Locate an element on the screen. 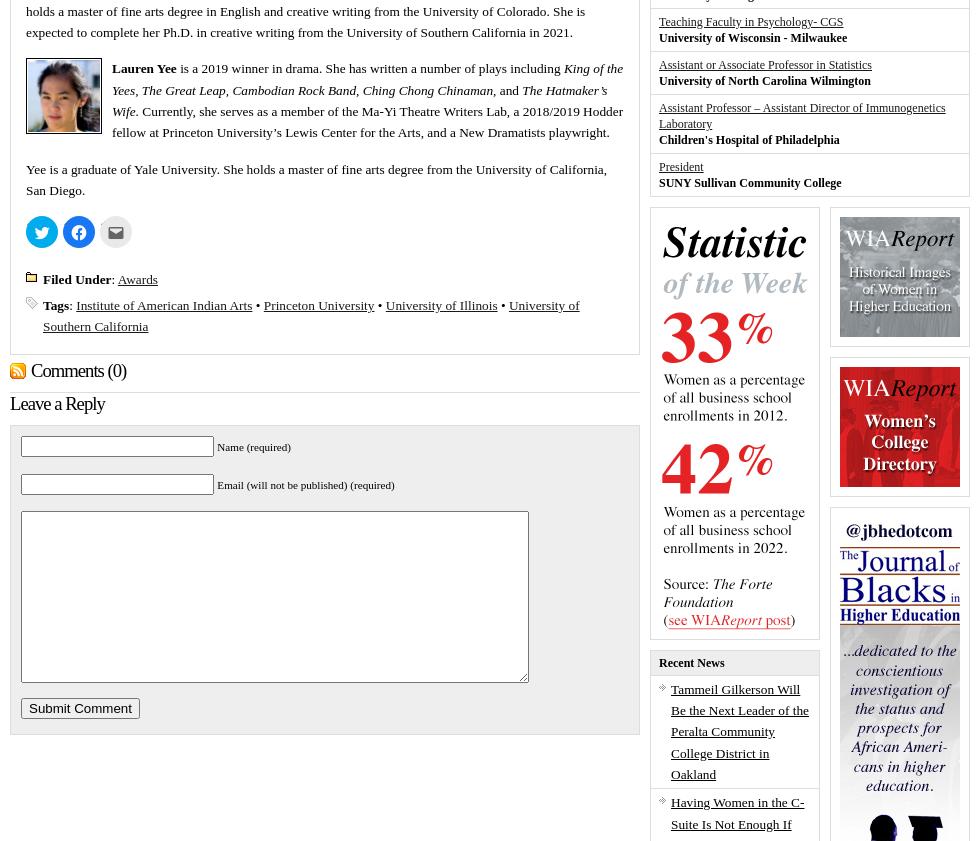  'Princeton University' is located at coordinates (318, 303).